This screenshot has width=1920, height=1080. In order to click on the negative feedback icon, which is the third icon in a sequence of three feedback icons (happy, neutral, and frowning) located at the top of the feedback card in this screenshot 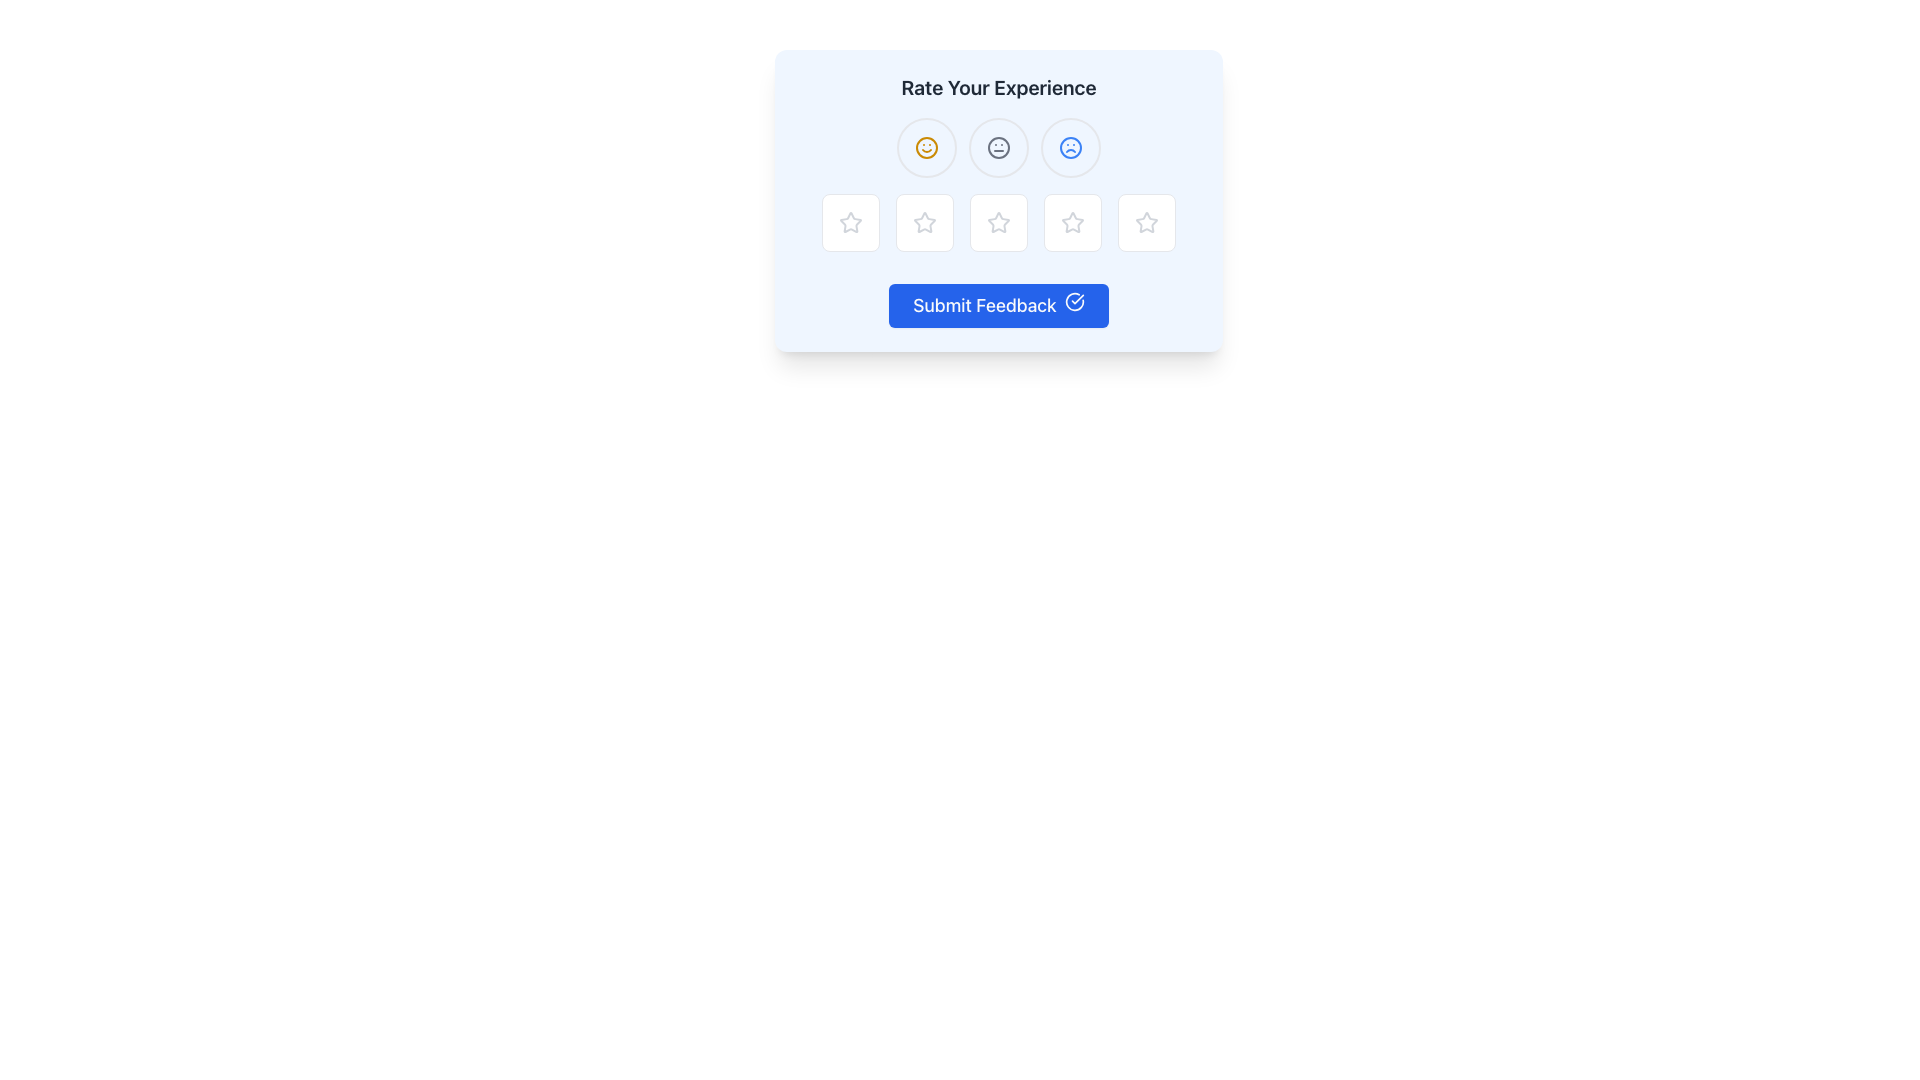, I will do `click(1069, 146)`.